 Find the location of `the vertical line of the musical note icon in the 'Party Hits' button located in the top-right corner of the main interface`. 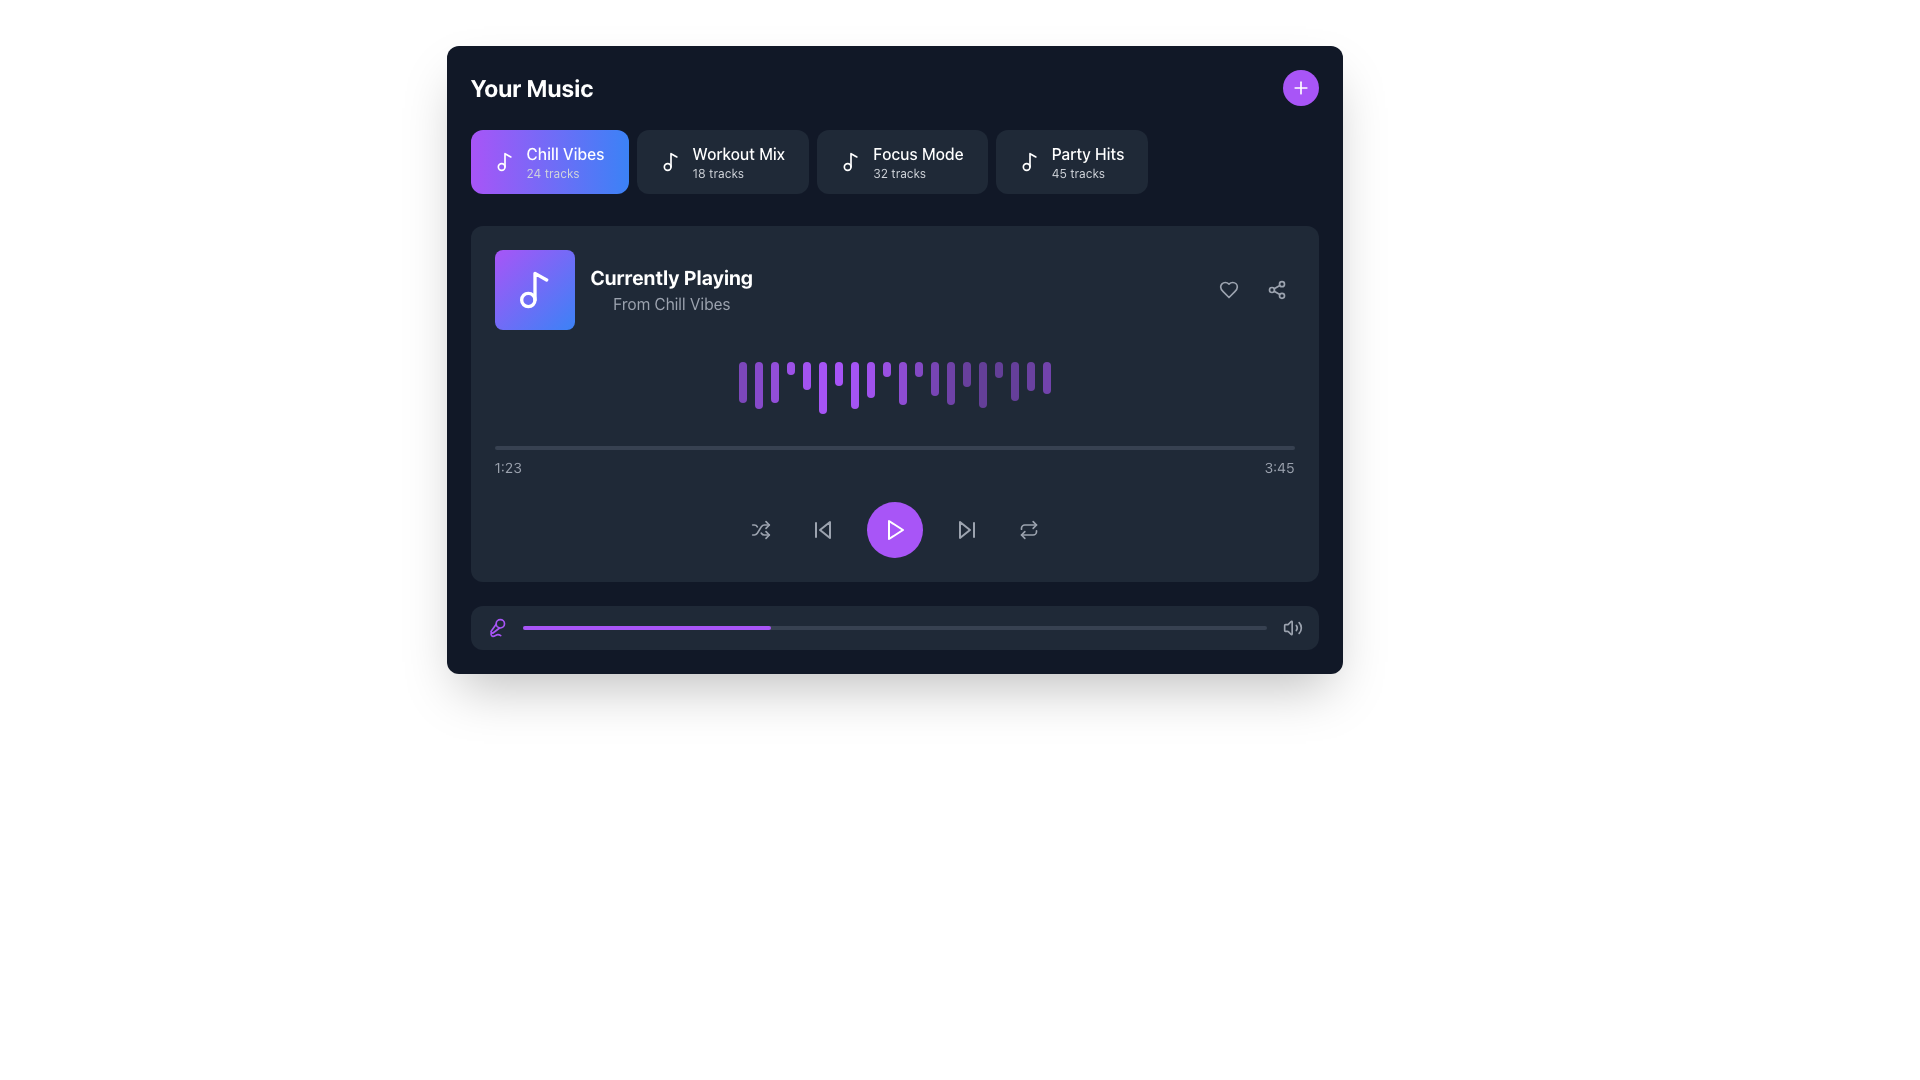

the vertical line of the musical note icon in the 'Party Hits' button located in the top-right corner of the main interface is located at coordinates (1032, 159).